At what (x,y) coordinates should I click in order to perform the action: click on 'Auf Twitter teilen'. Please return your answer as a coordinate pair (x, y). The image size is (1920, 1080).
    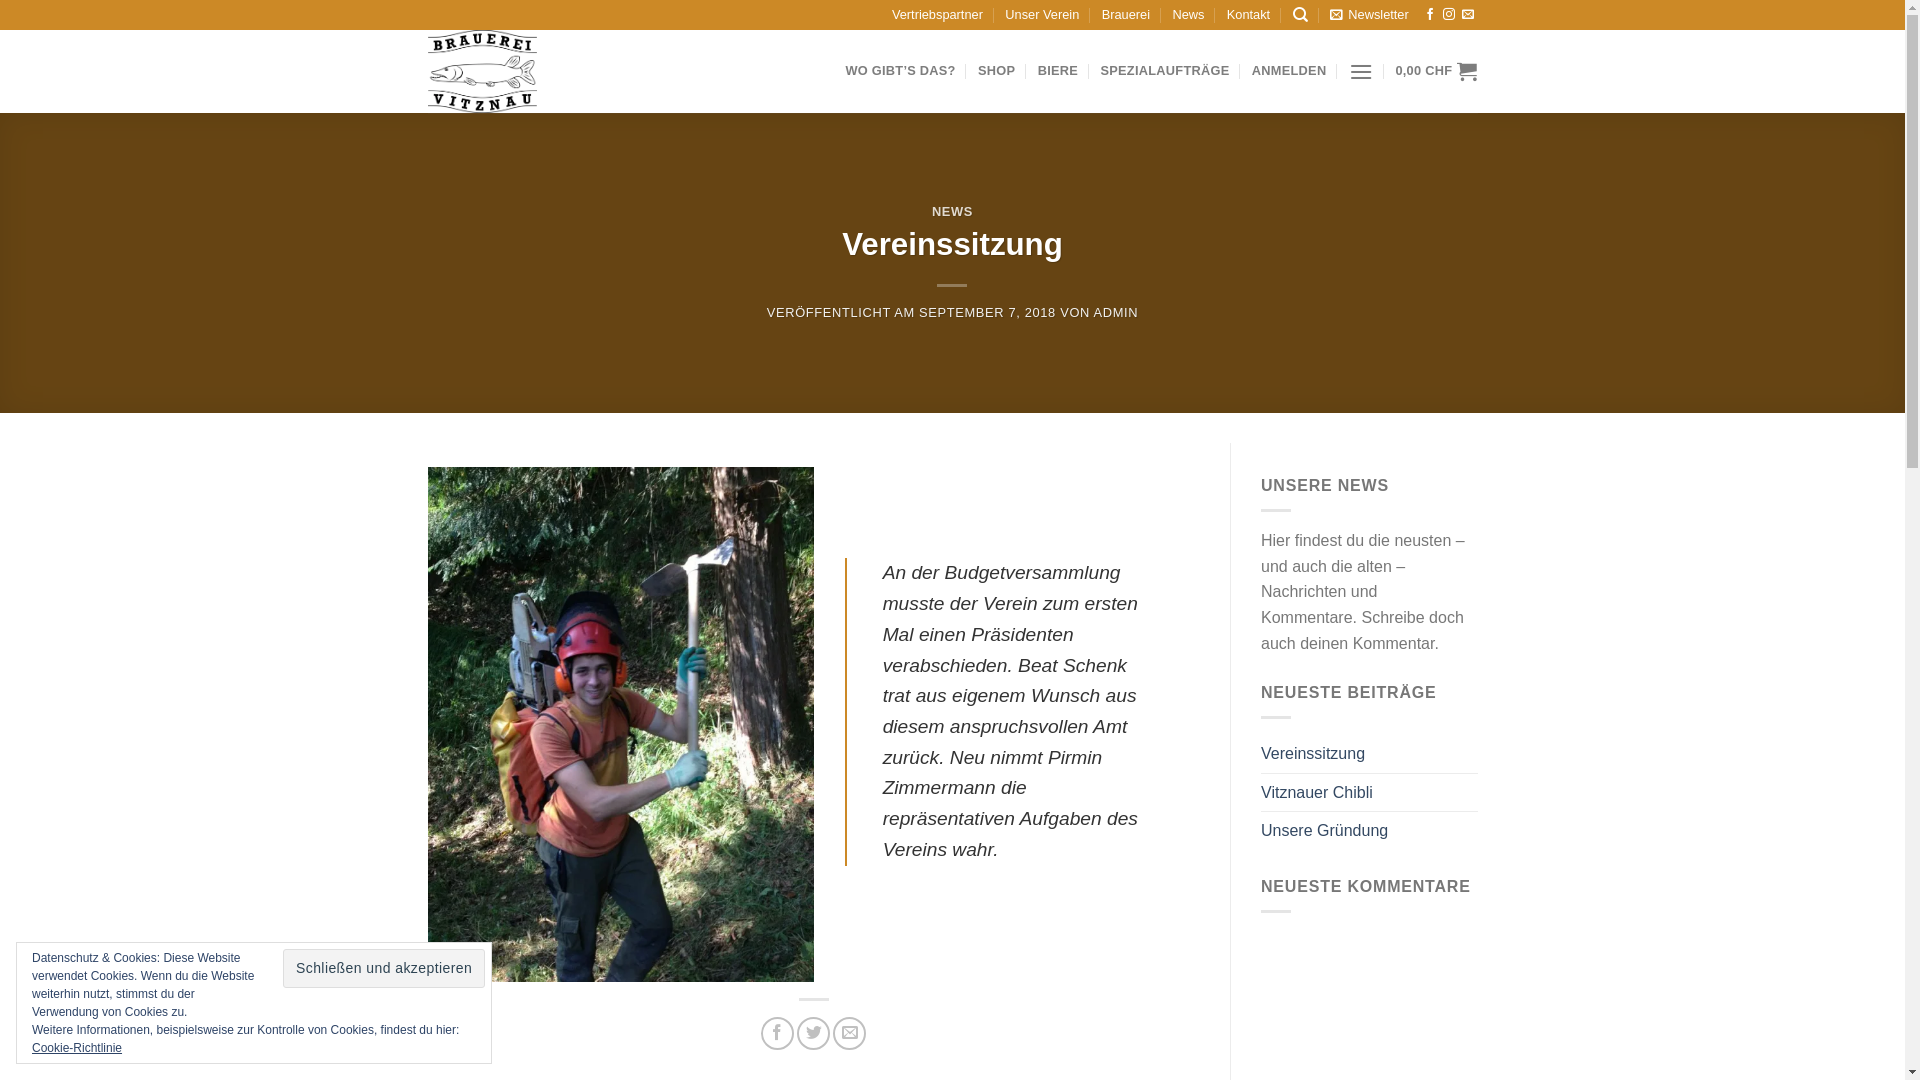
    Looking at the image, I should click on (795, 1033).